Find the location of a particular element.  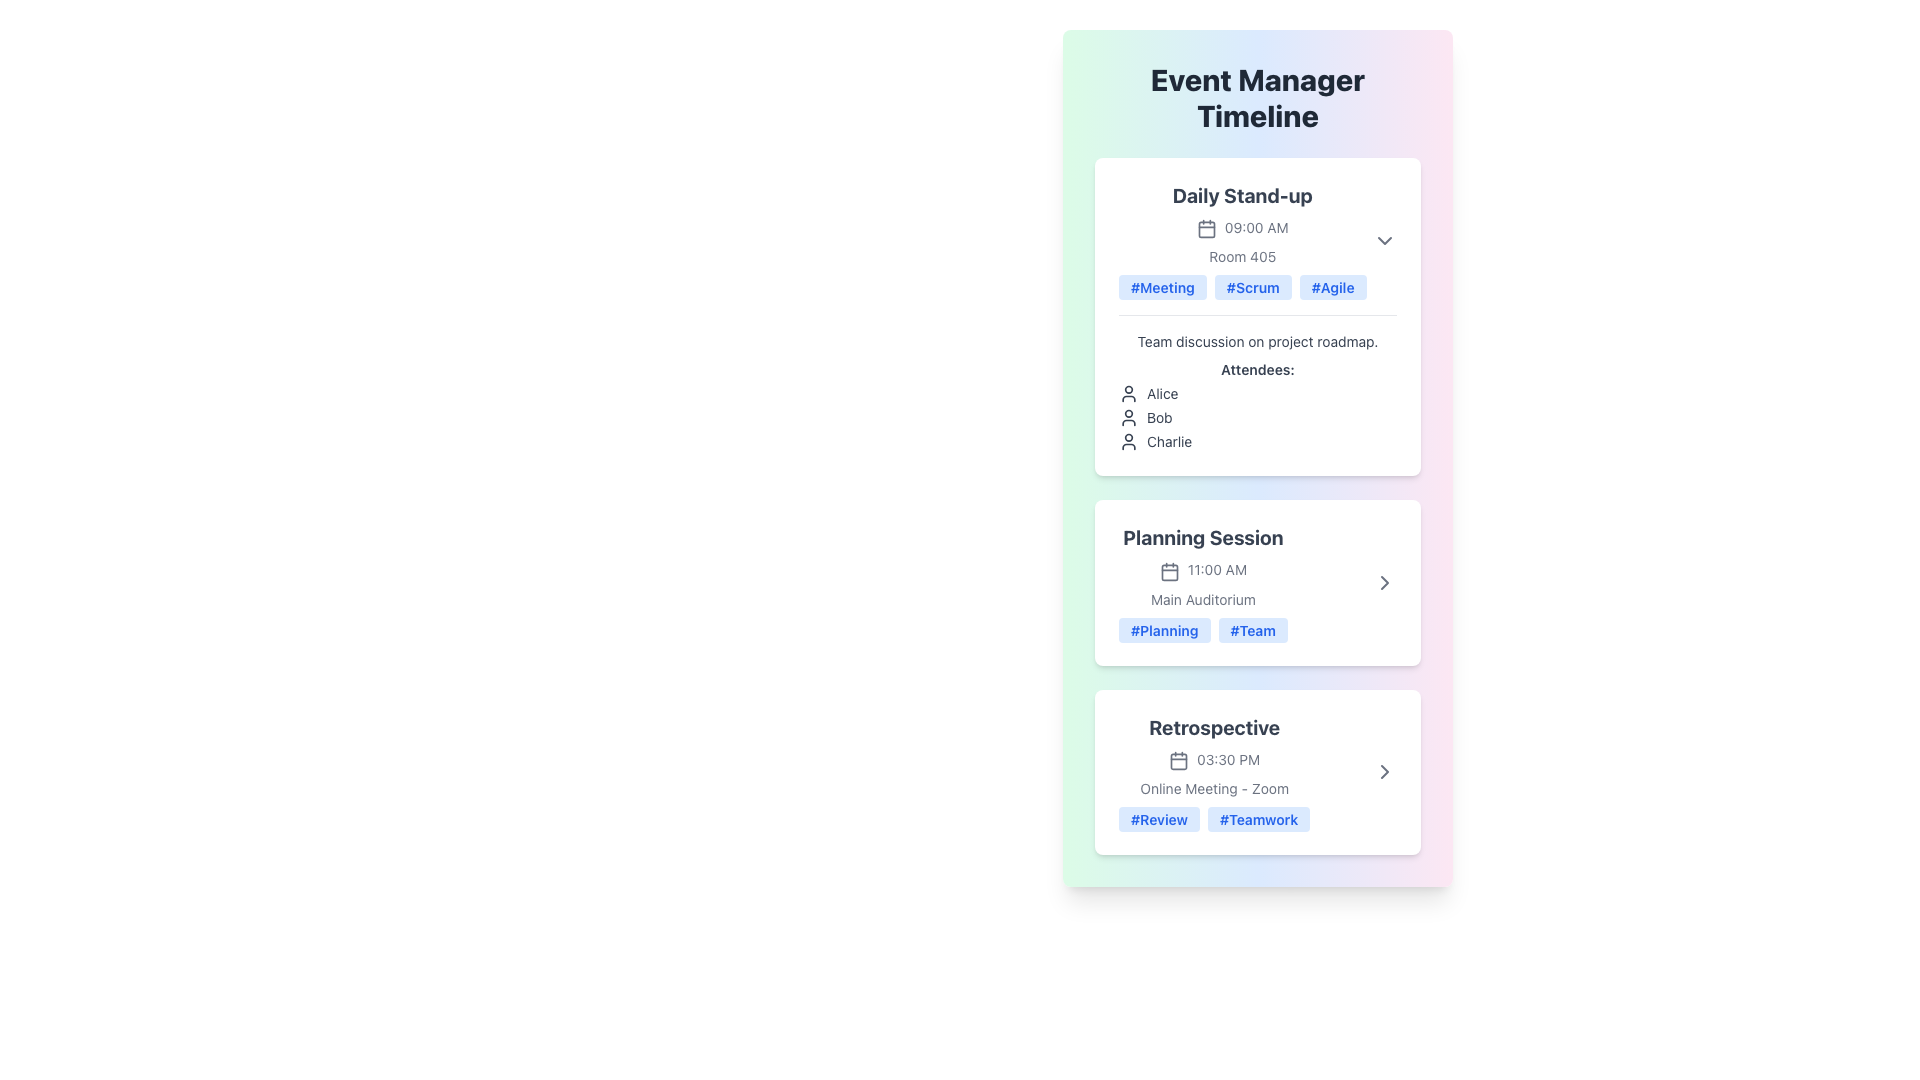

the icon button located at the top-right corner of the 'Daily Stand-up' card is located at coordinates (1384, 238).